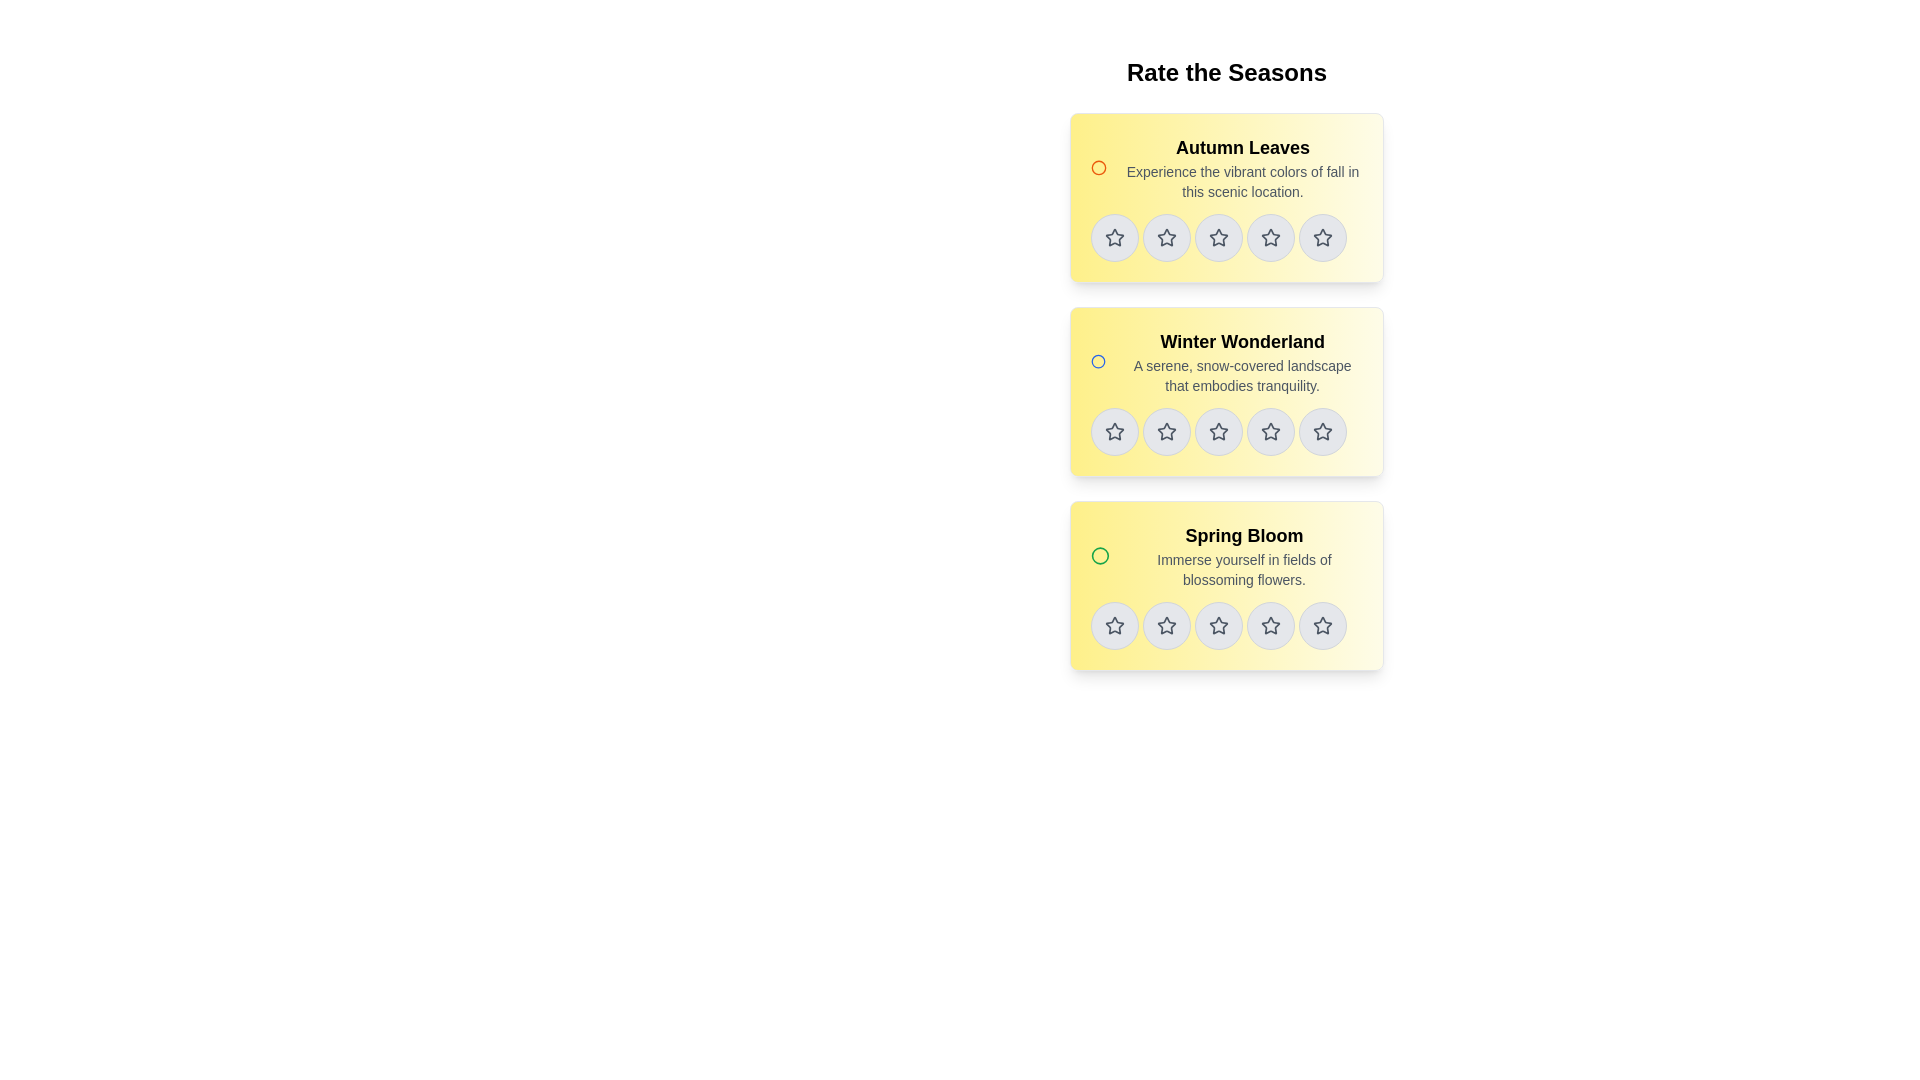  I want to click on the fifth star icon for rating, so click(1321, 235).